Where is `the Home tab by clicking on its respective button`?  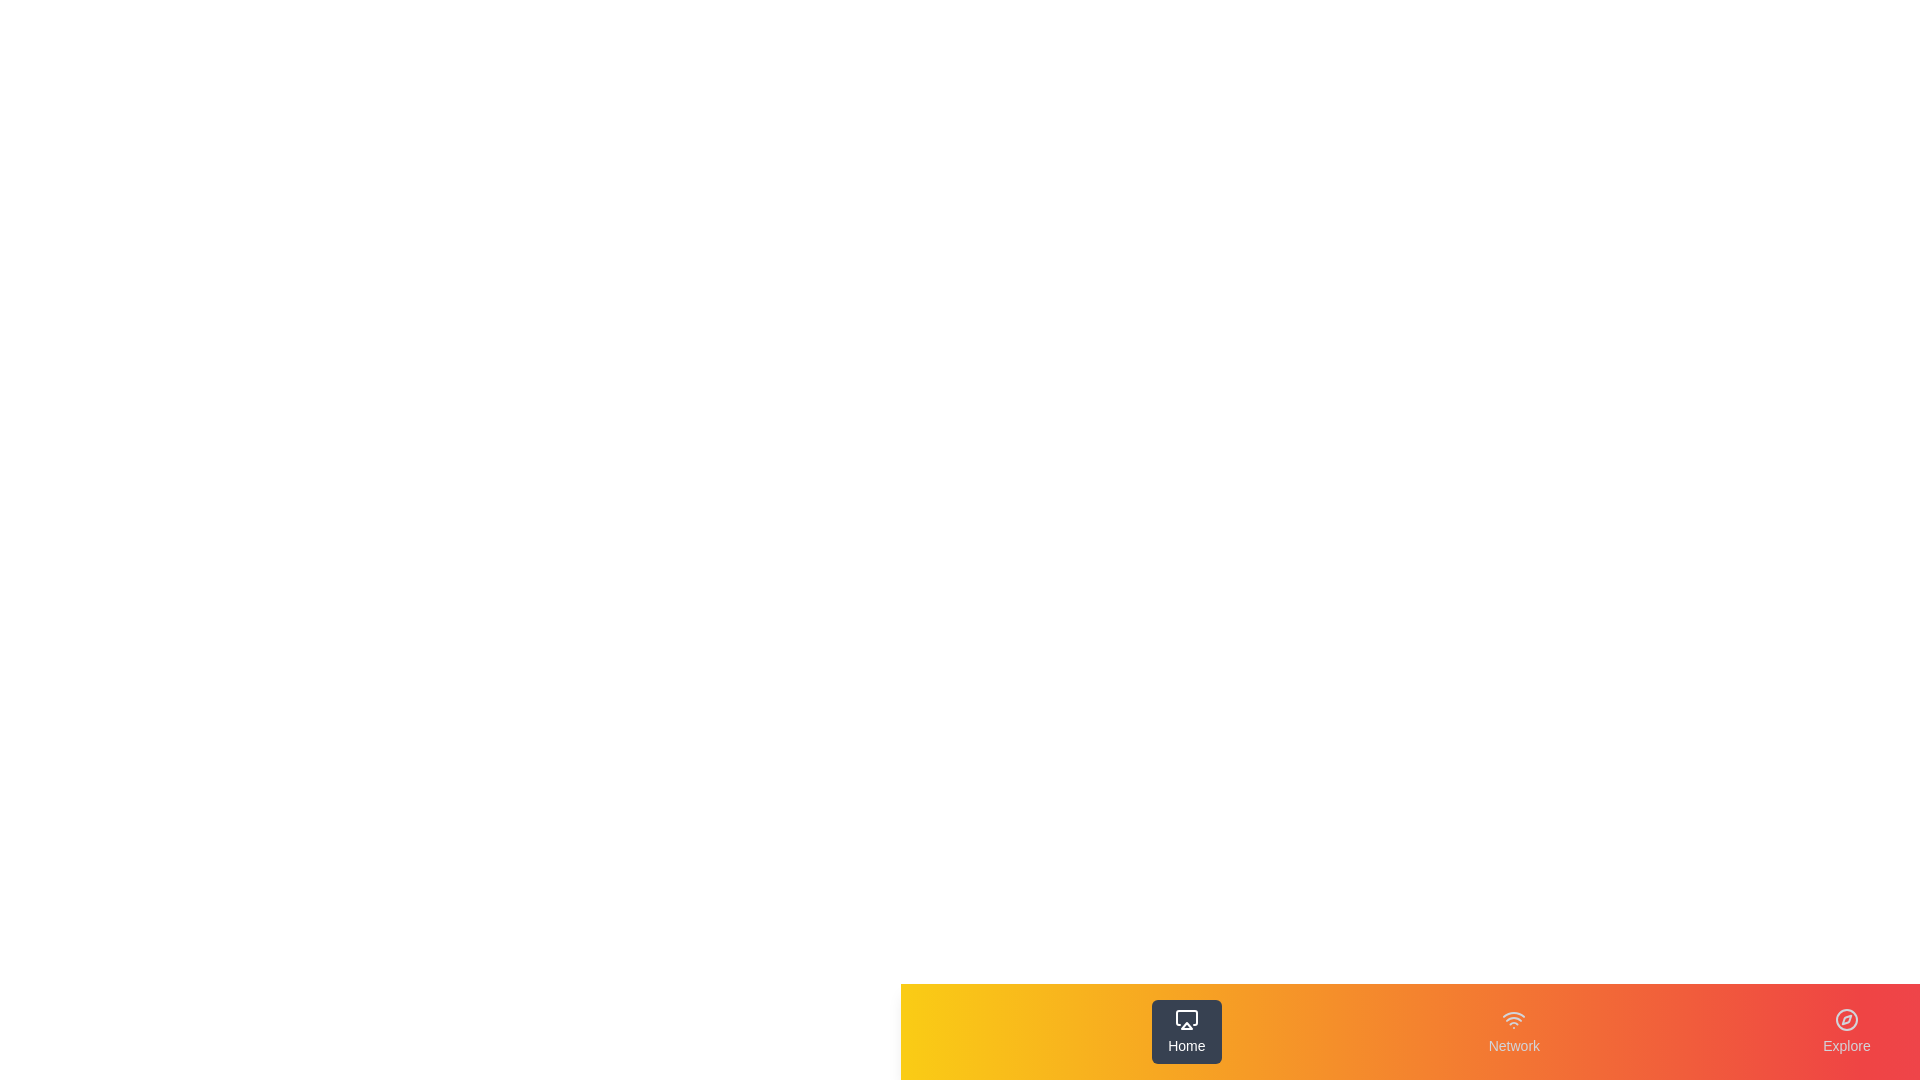
the Home tab by clicking on its respective button is located at coordinates (1186, 1032).